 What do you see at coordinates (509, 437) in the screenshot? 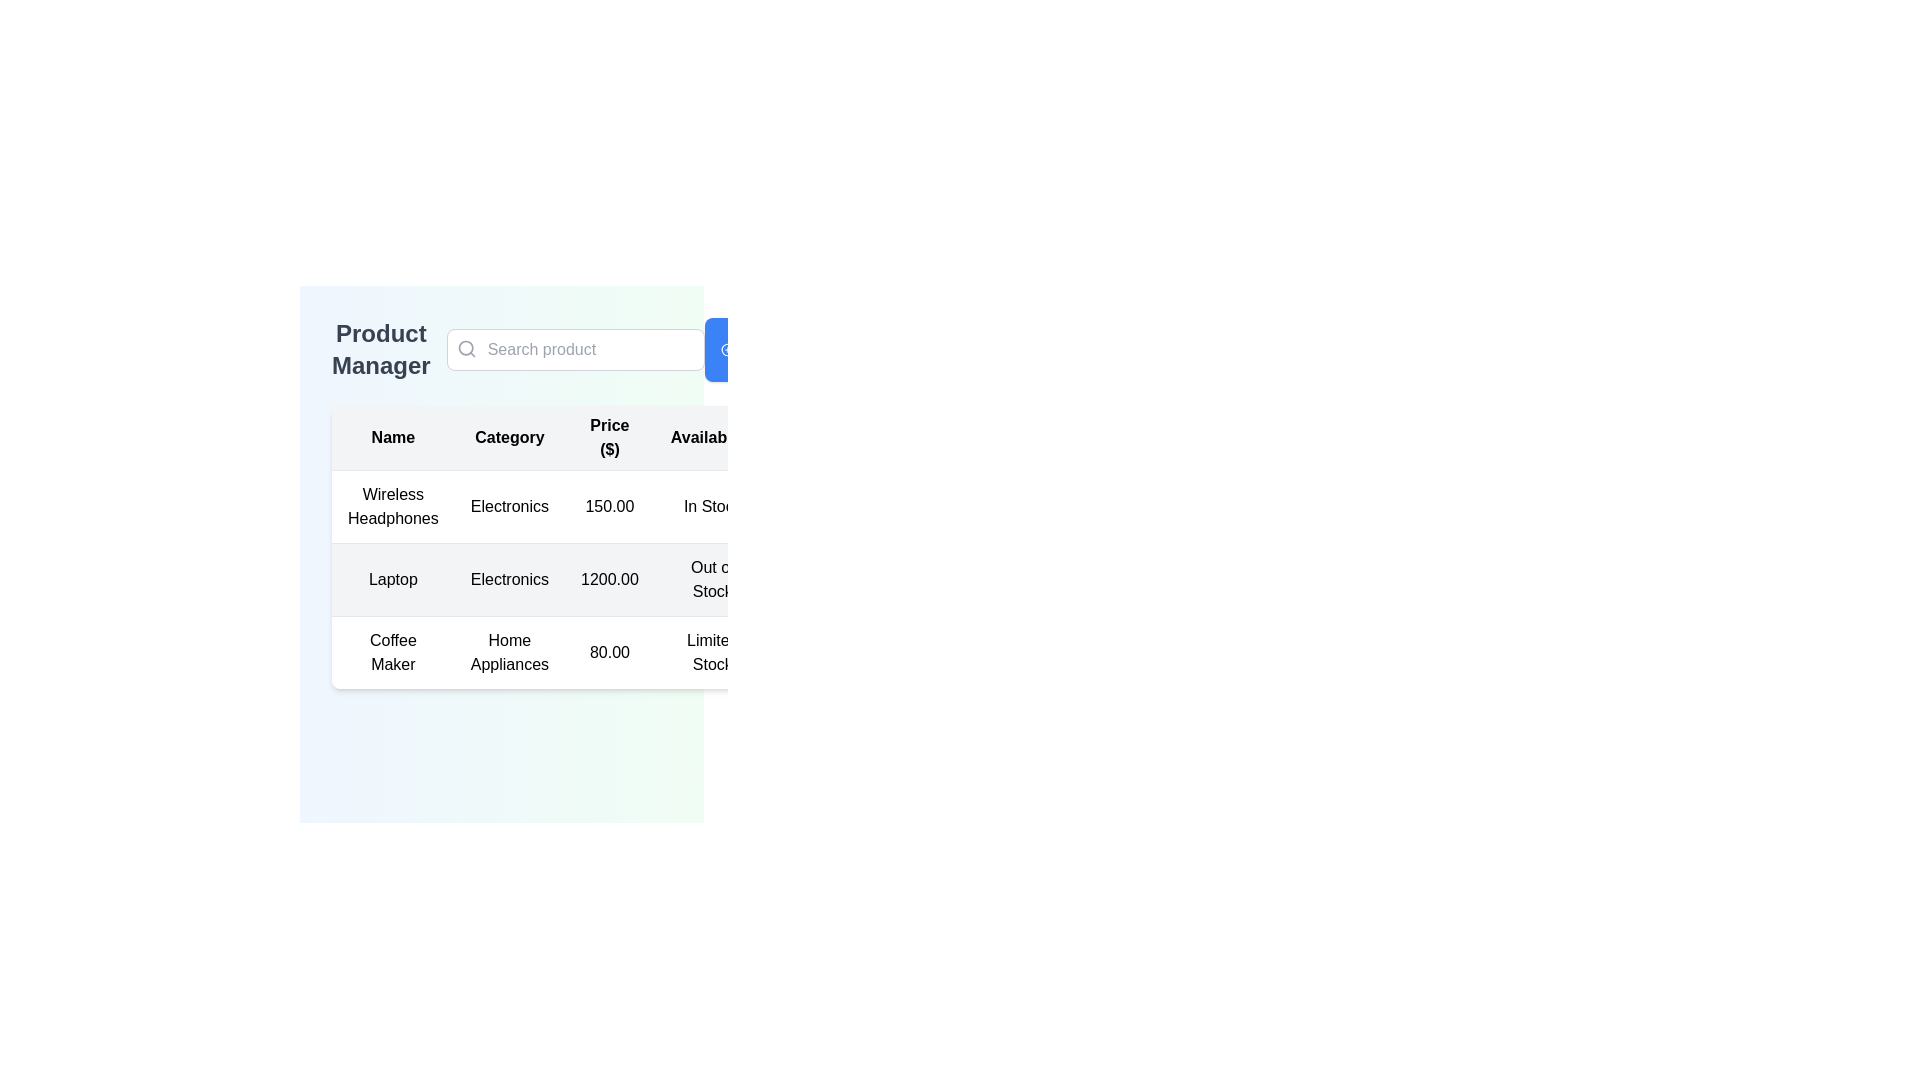
I see `text of the 'Category' column header in the table, which is the second header in the row of table headers, located towards the upper section of the data grid` at bounding box center [509, 437].